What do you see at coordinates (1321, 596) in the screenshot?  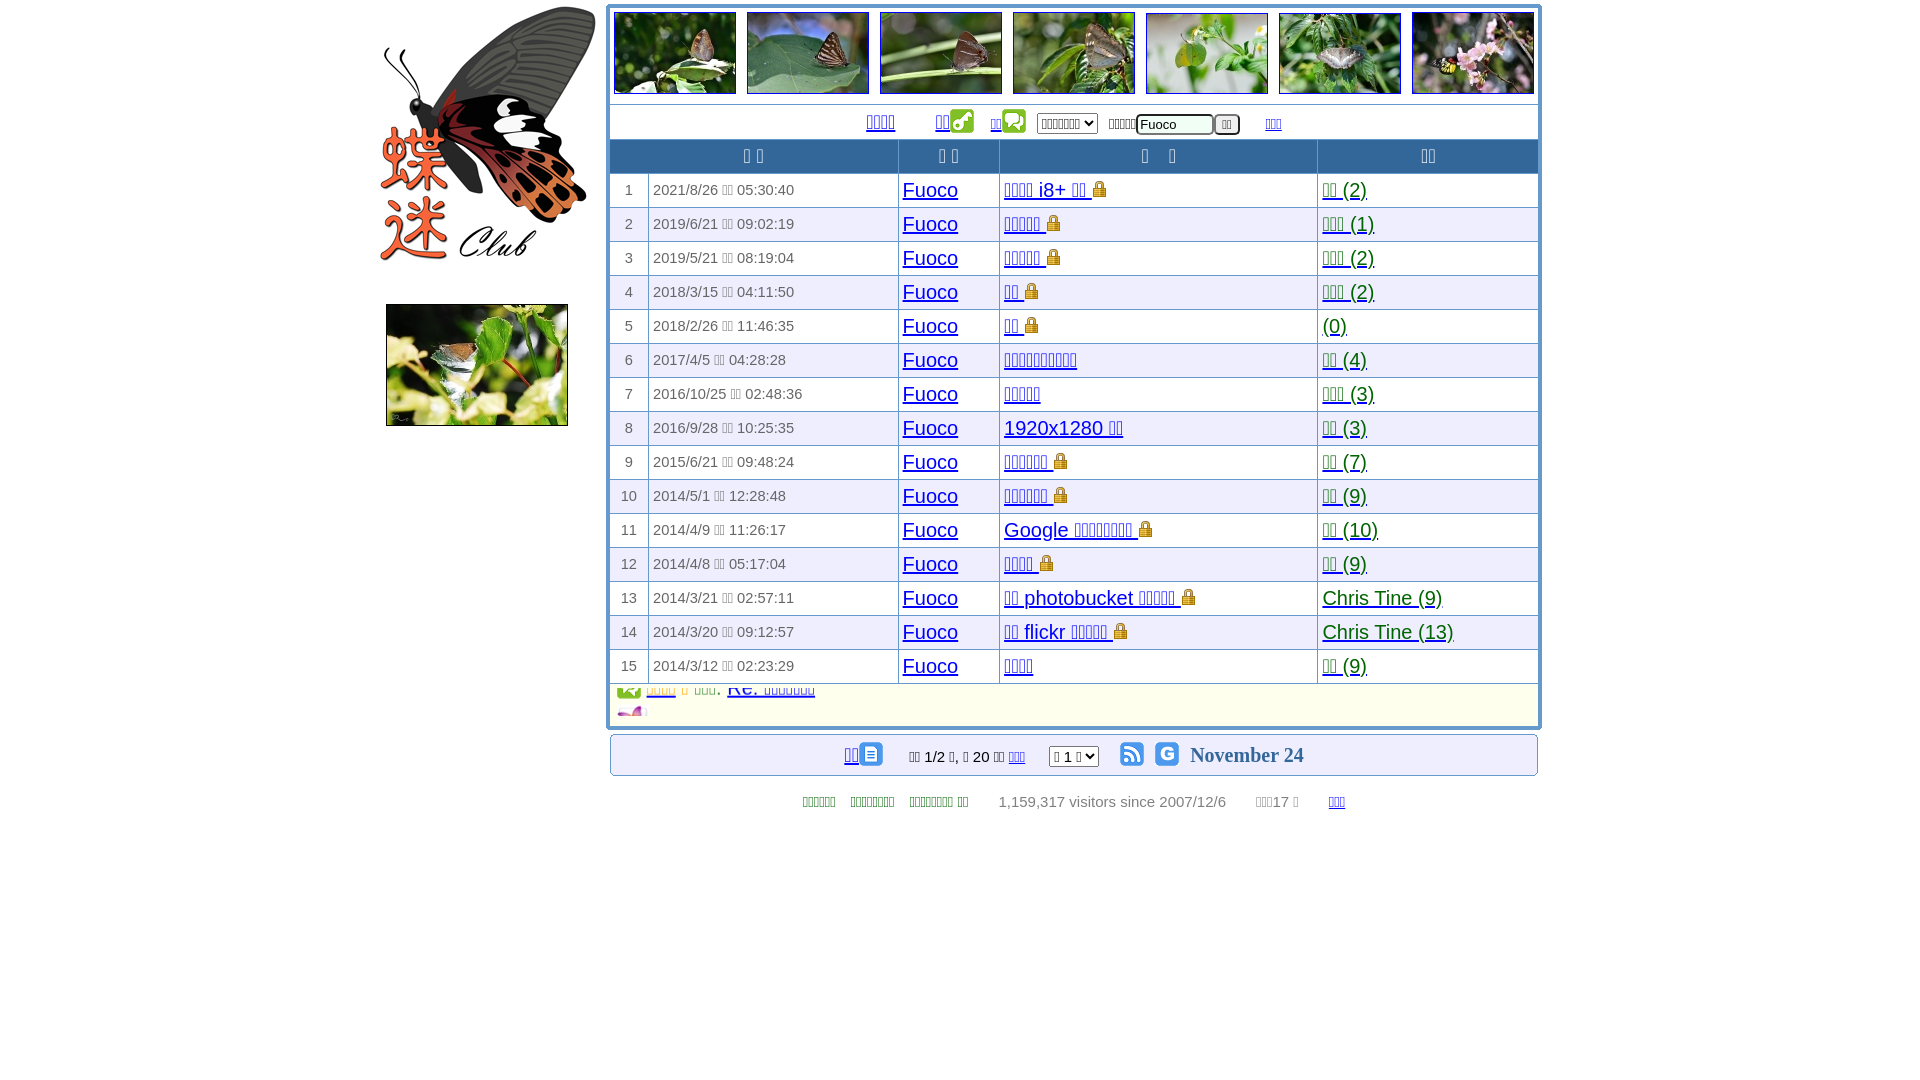 I see `'Chris Tine (9)'` at bounding box center [1321, 596].